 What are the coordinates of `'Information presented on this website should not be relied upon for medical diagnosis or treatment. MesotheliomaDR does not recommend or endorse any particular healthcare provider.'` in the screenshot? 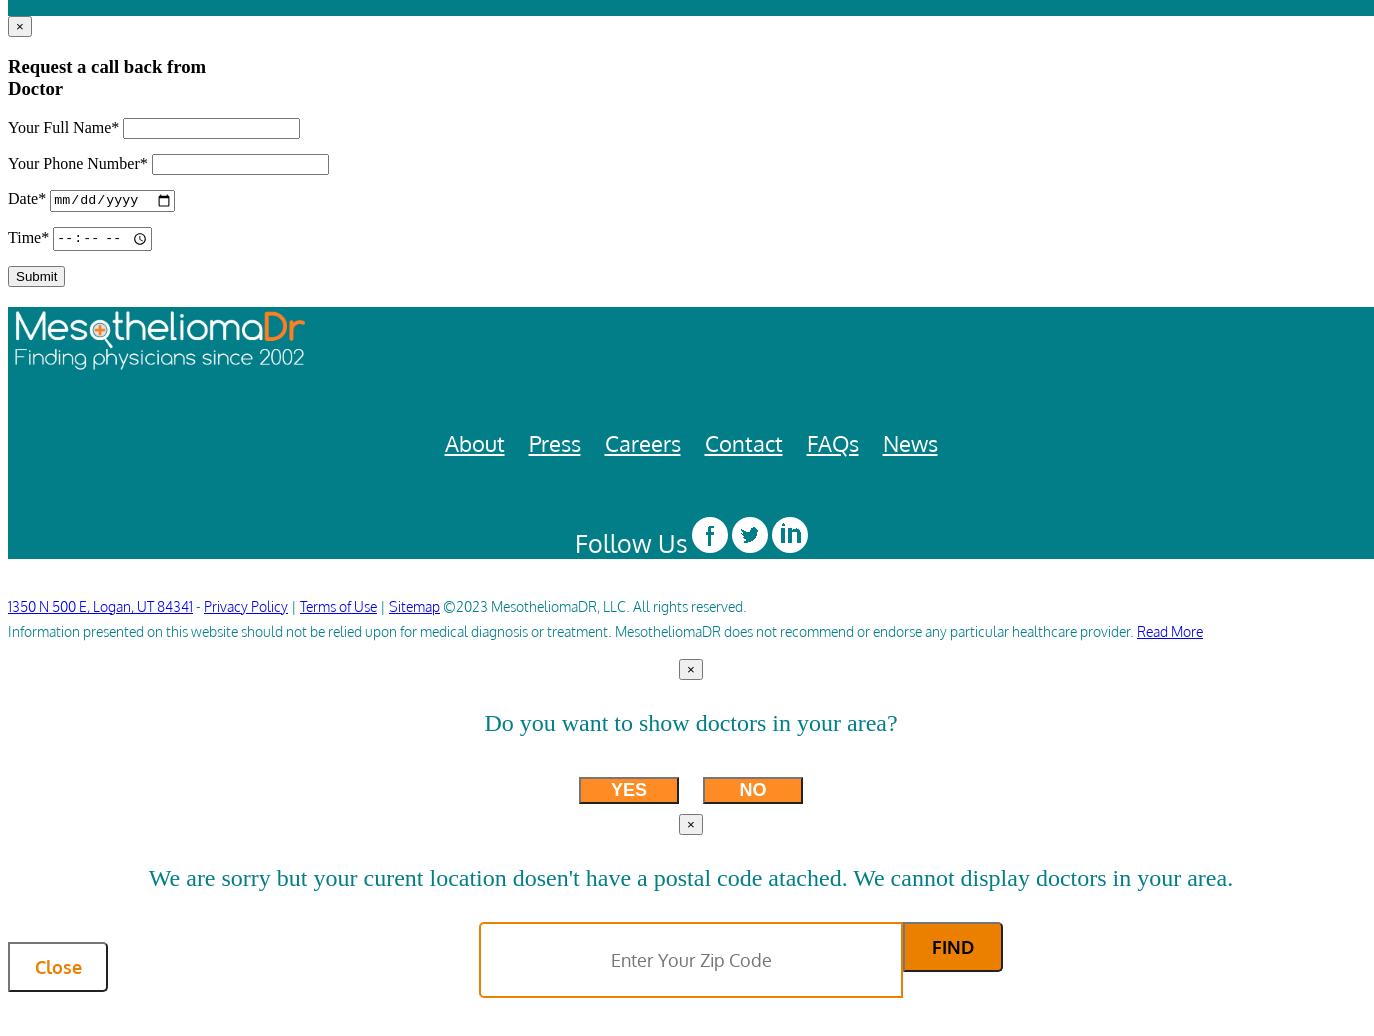 It's located at (572, 631).